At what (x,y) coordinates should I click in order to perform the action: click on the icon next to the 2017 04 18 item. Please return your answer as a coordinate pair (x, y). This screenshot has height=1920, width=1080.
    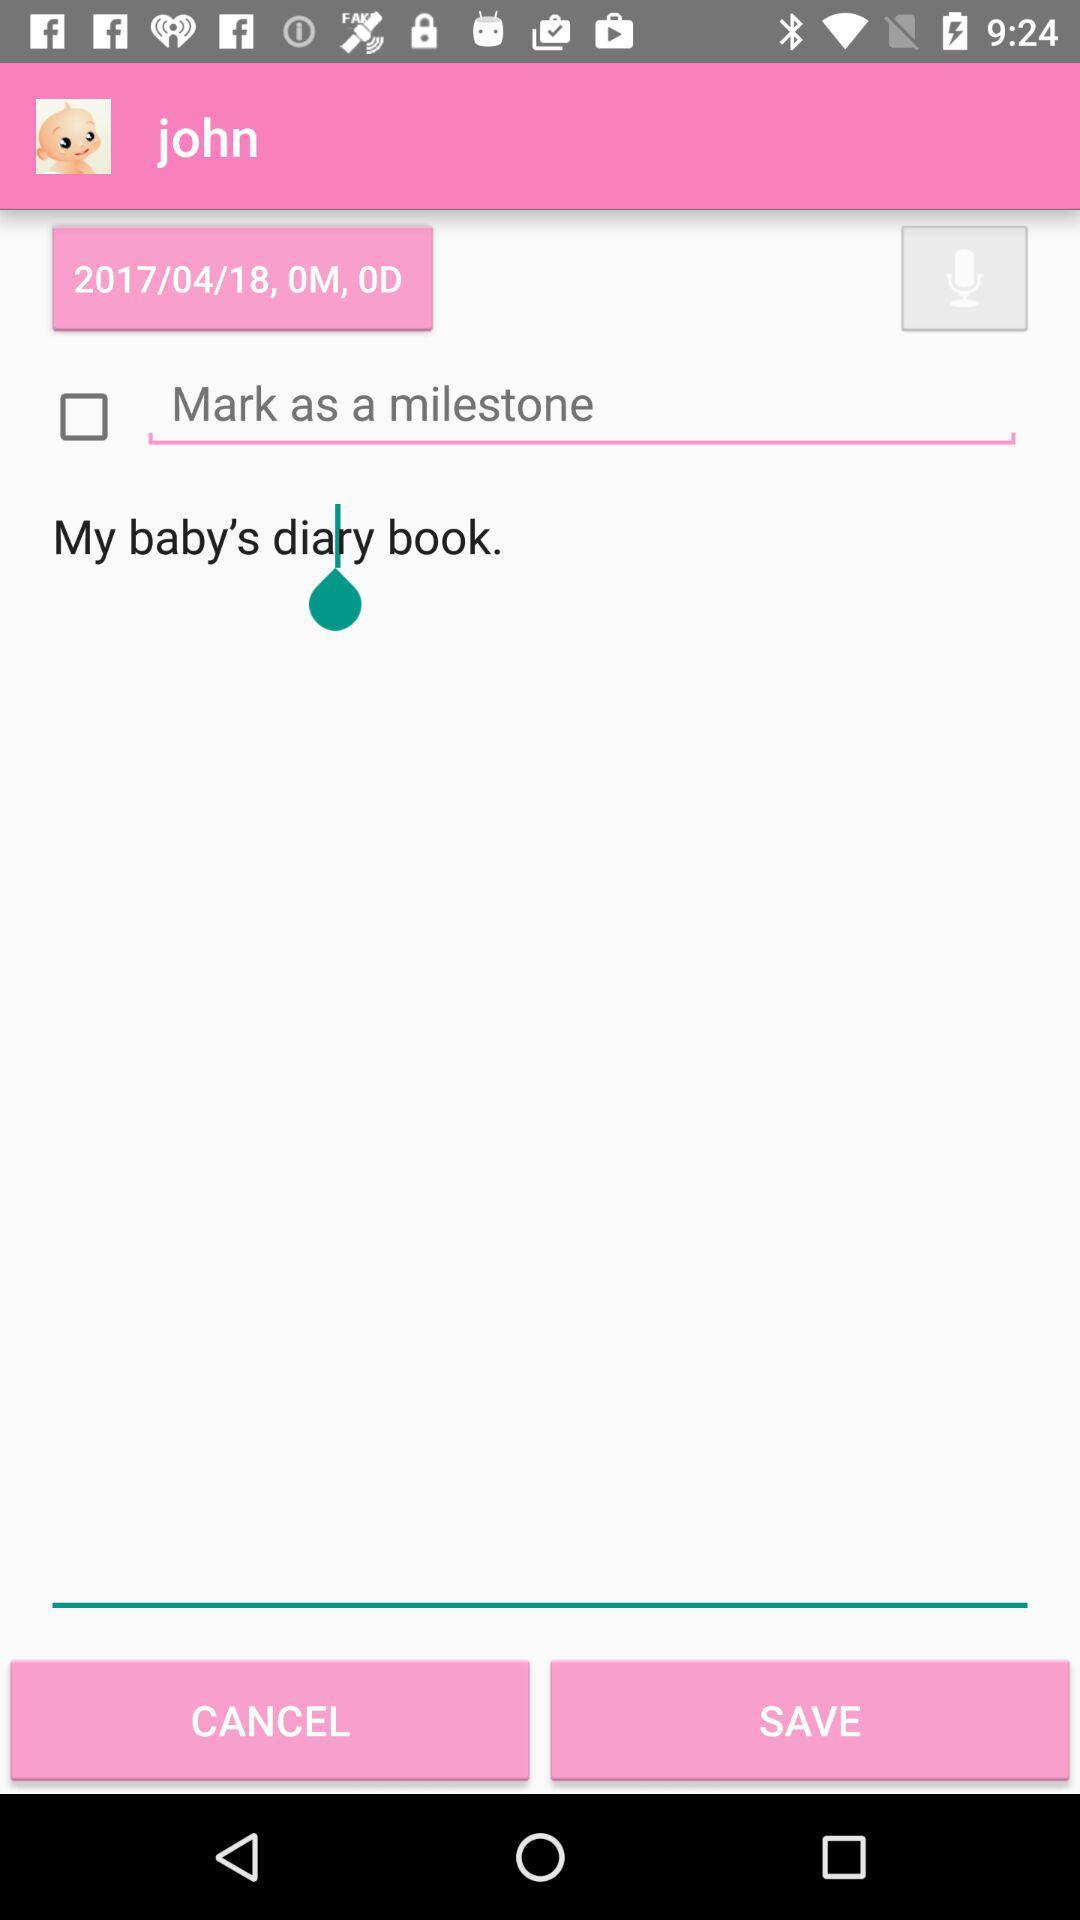
    Looking at the image, I should click on (963, 277).